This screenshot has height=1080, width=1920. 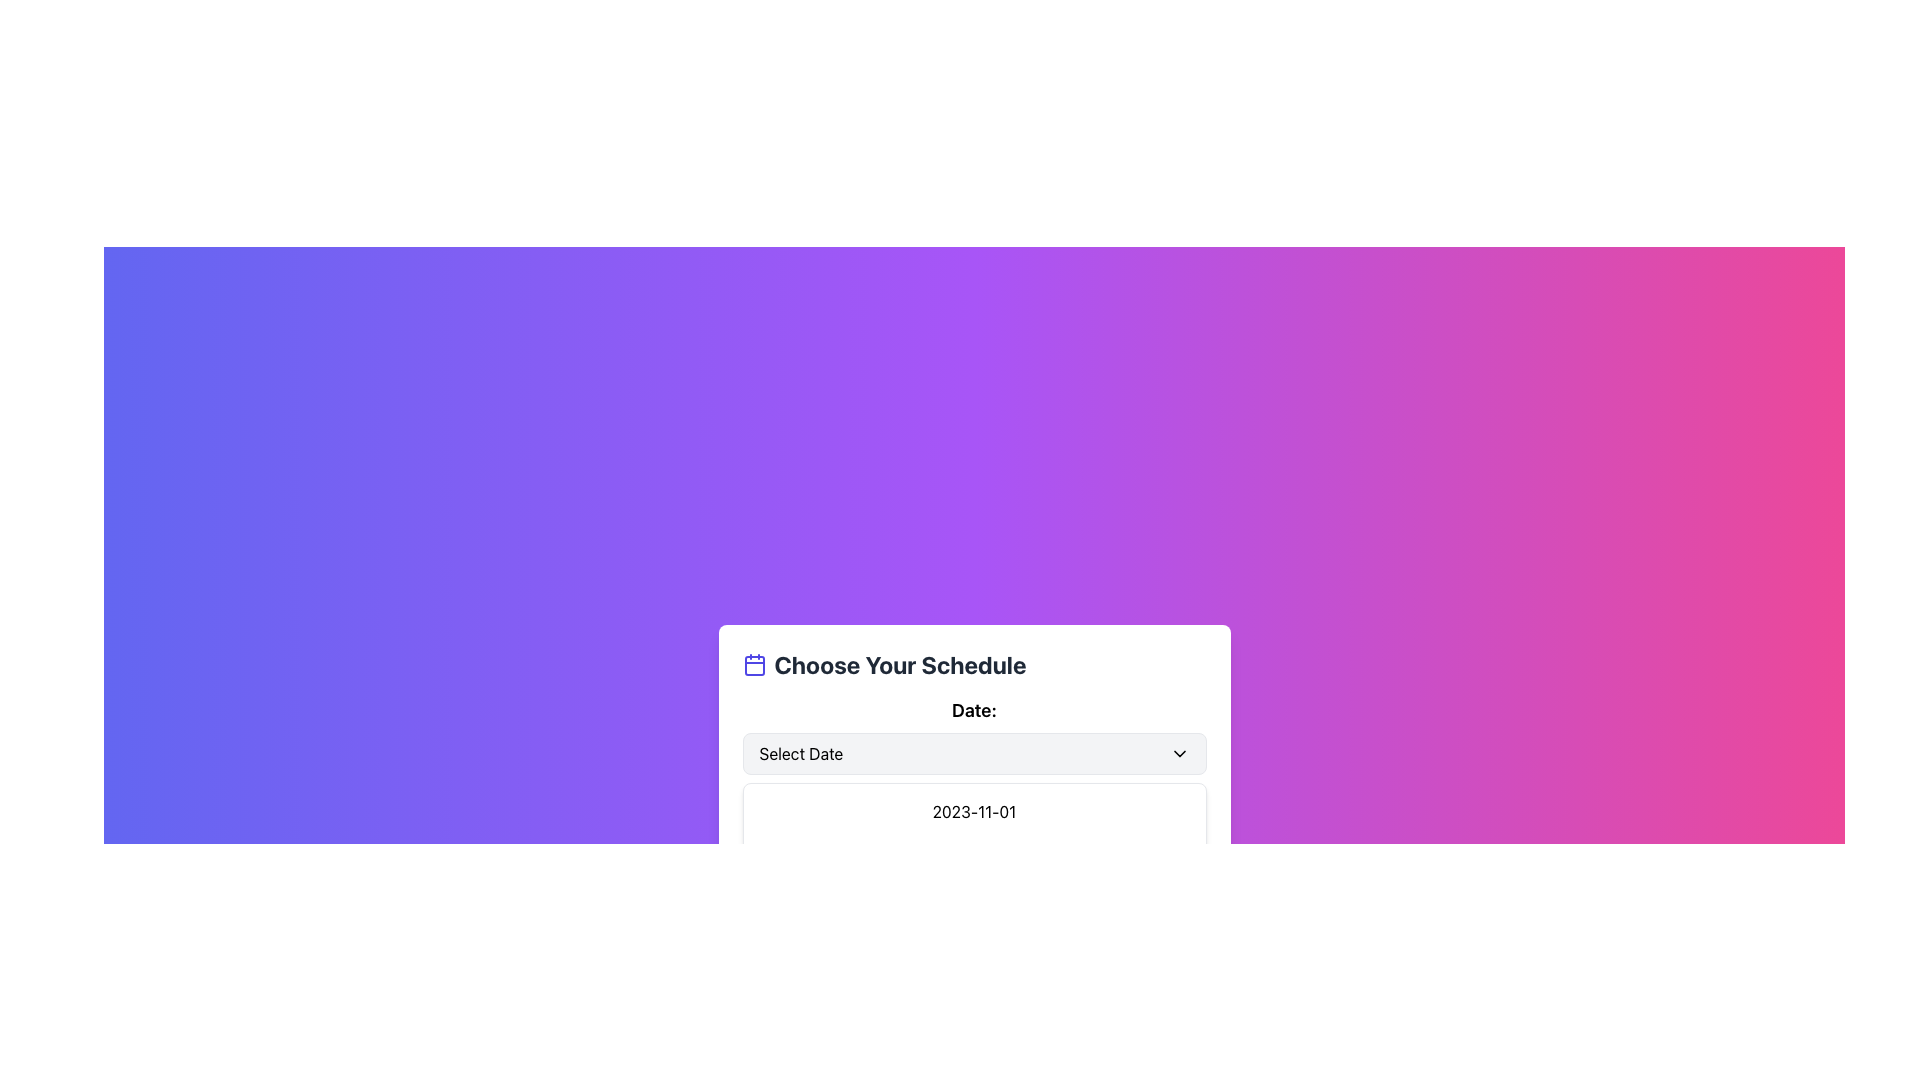 I want to click on the first selectable date option in the dropdown menu located below the 'Select Date' dropdown, so click(x=974, y=812).